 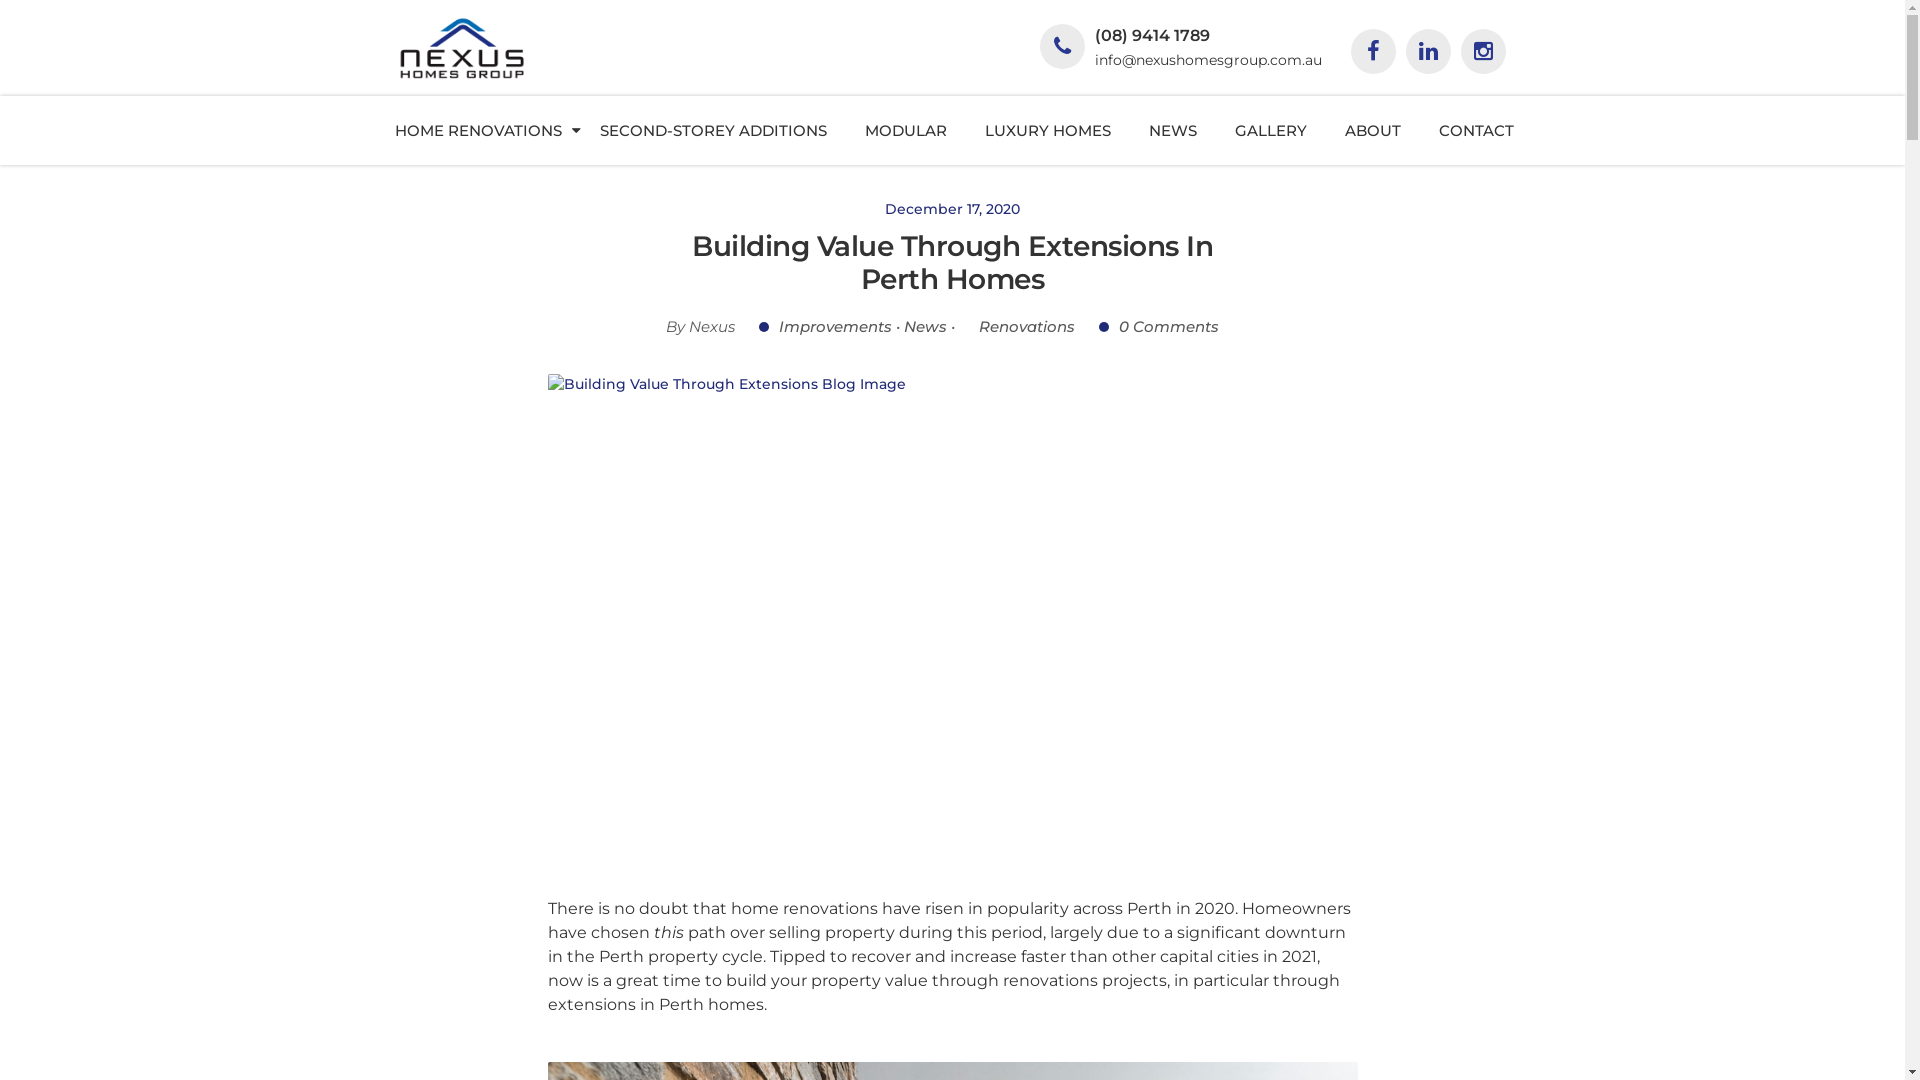 I want to click on 'info@nexushomesgroup.com.au', so click(x=1093, y=59).